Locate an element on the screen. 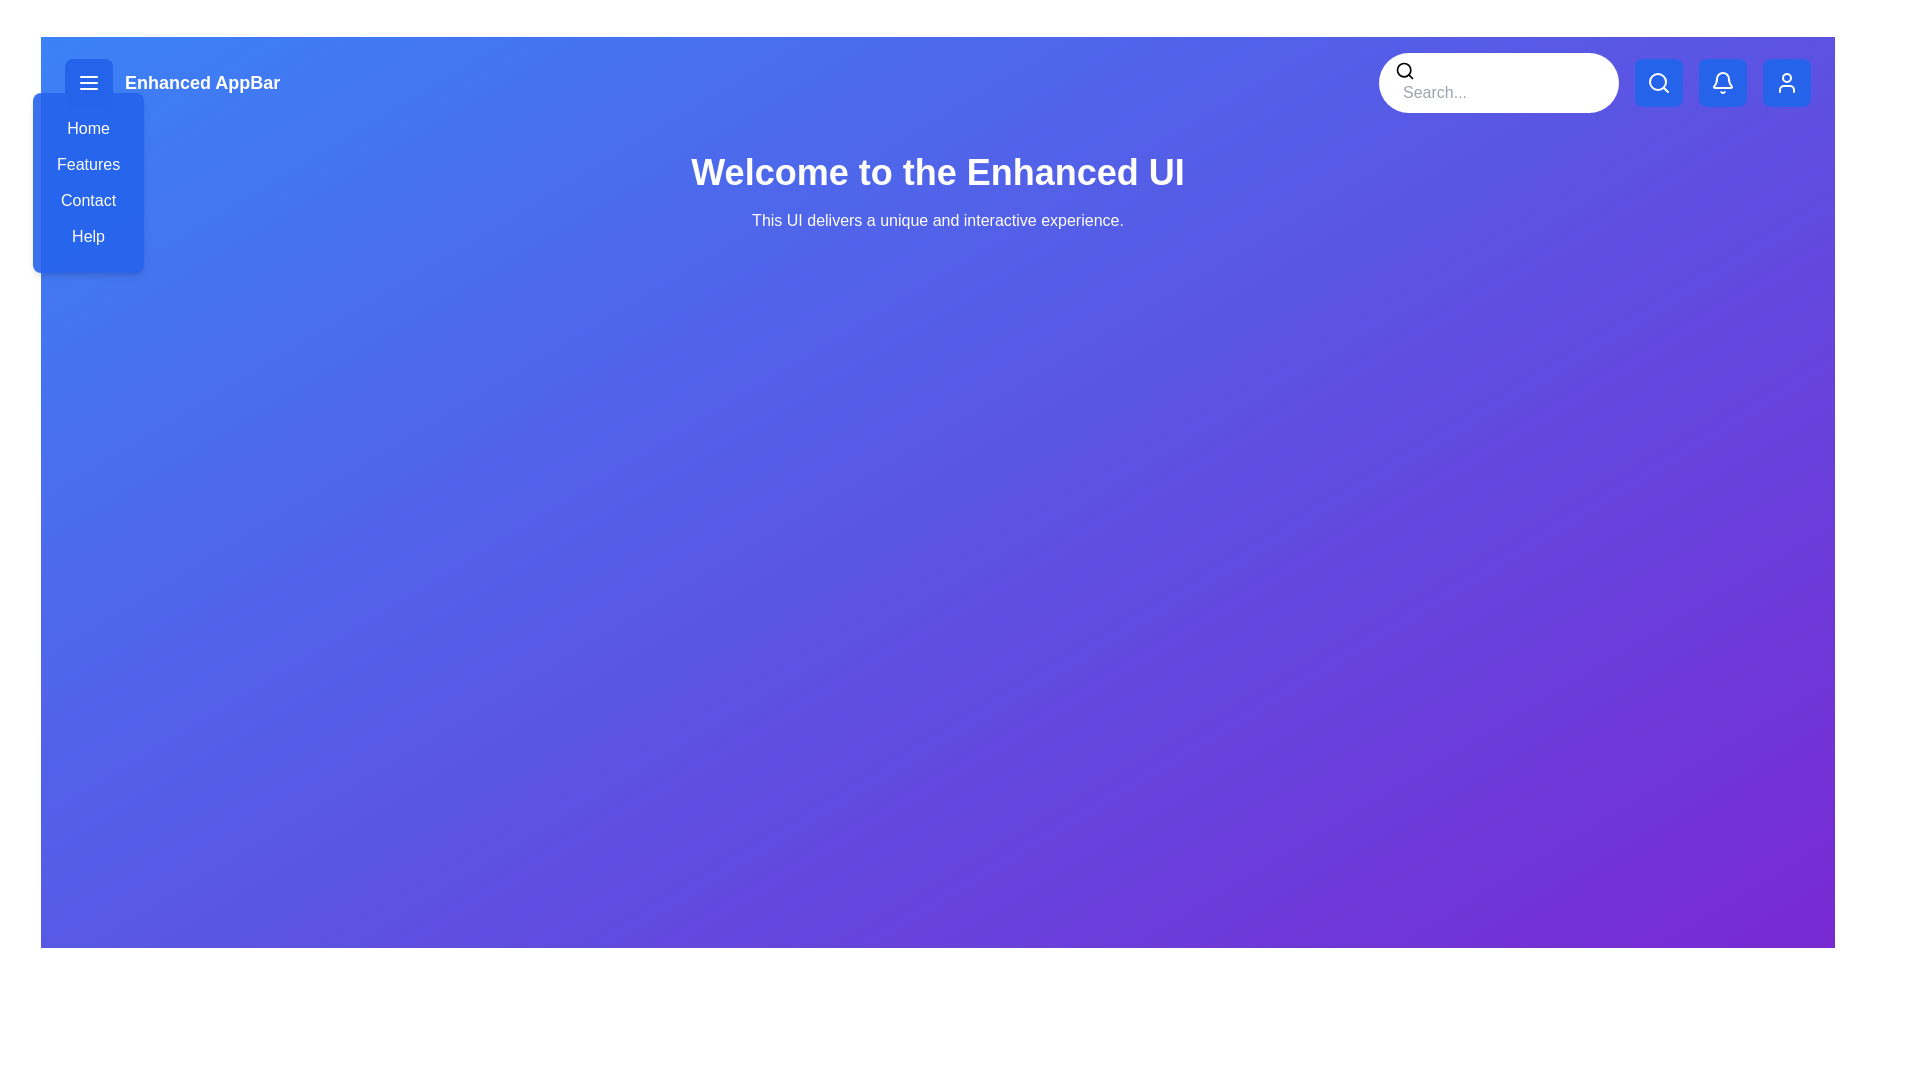 This screenshot has height=1080, width=1920. the menu item labeled Features is located at coordinates (86, 164).